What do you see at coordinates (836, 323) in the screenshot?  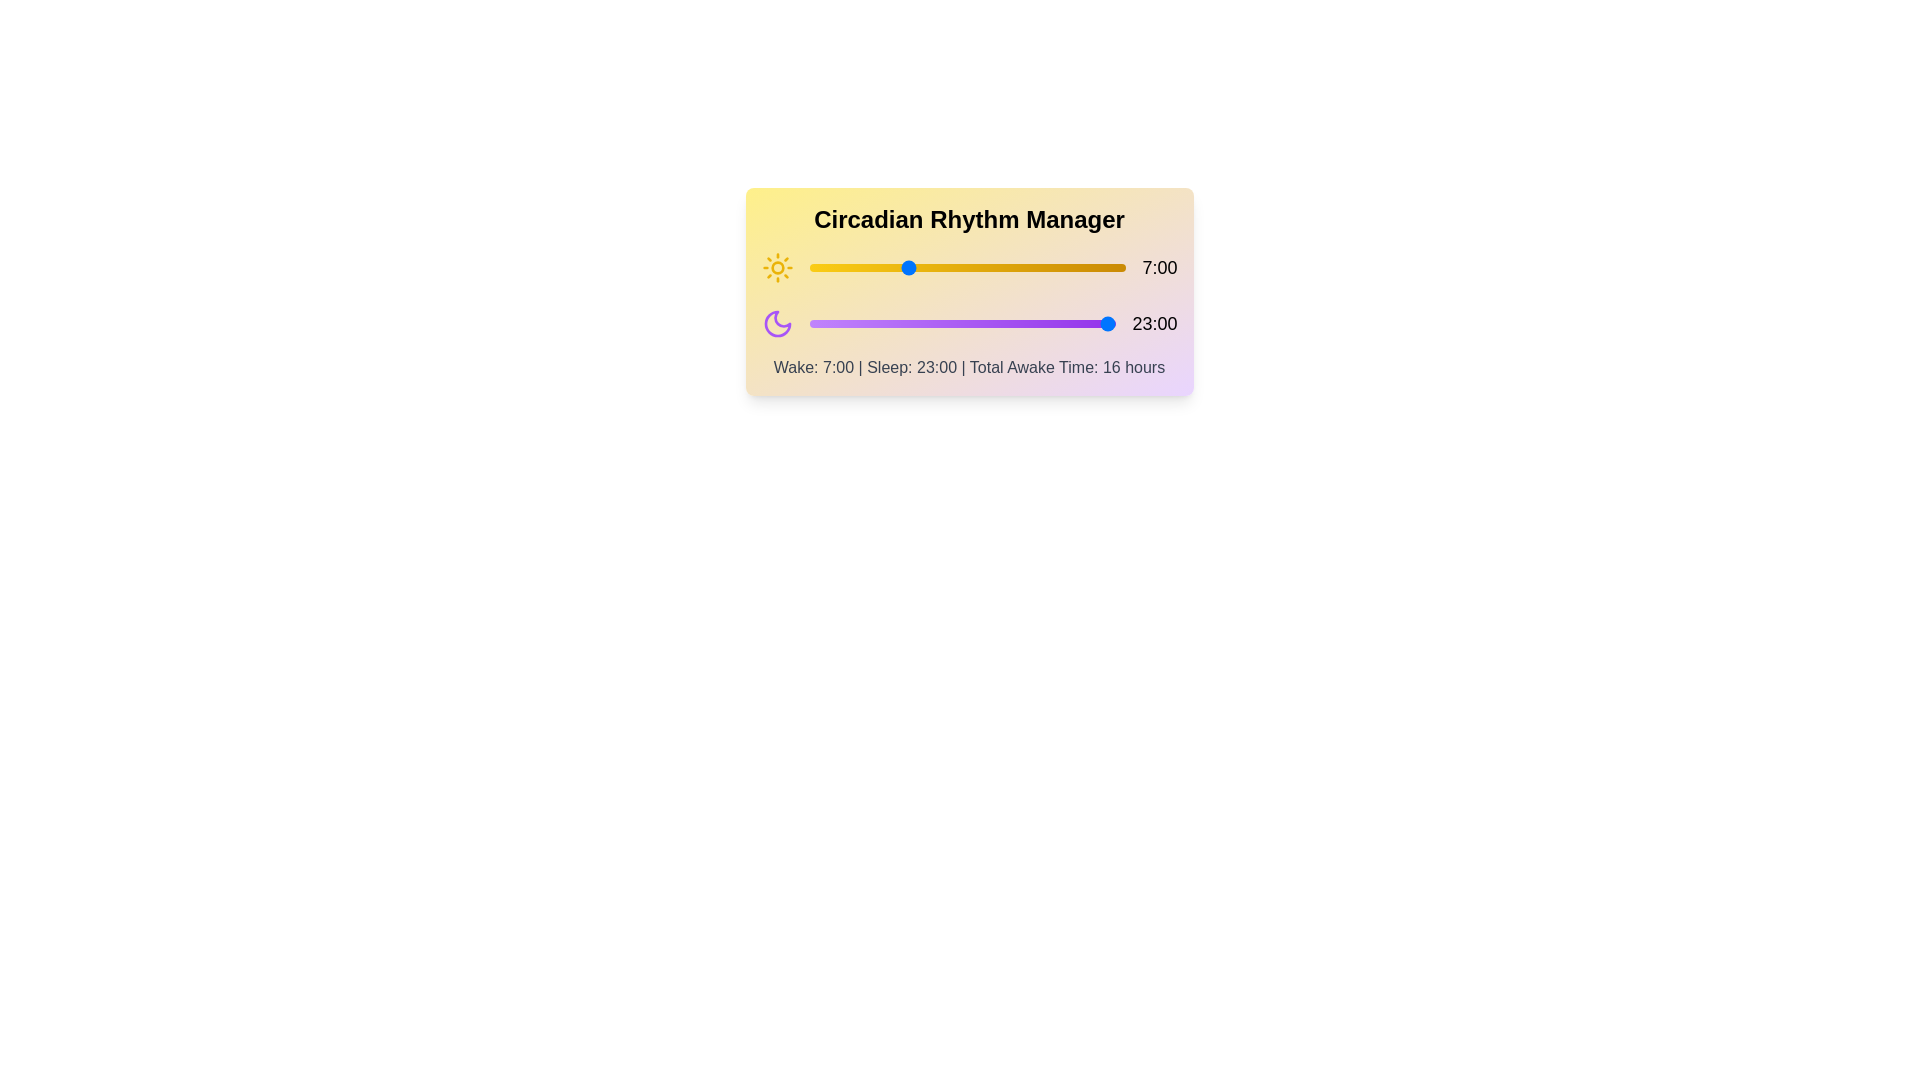 I see `the sleep hour slider to 2` at bounding box center [836, 323].